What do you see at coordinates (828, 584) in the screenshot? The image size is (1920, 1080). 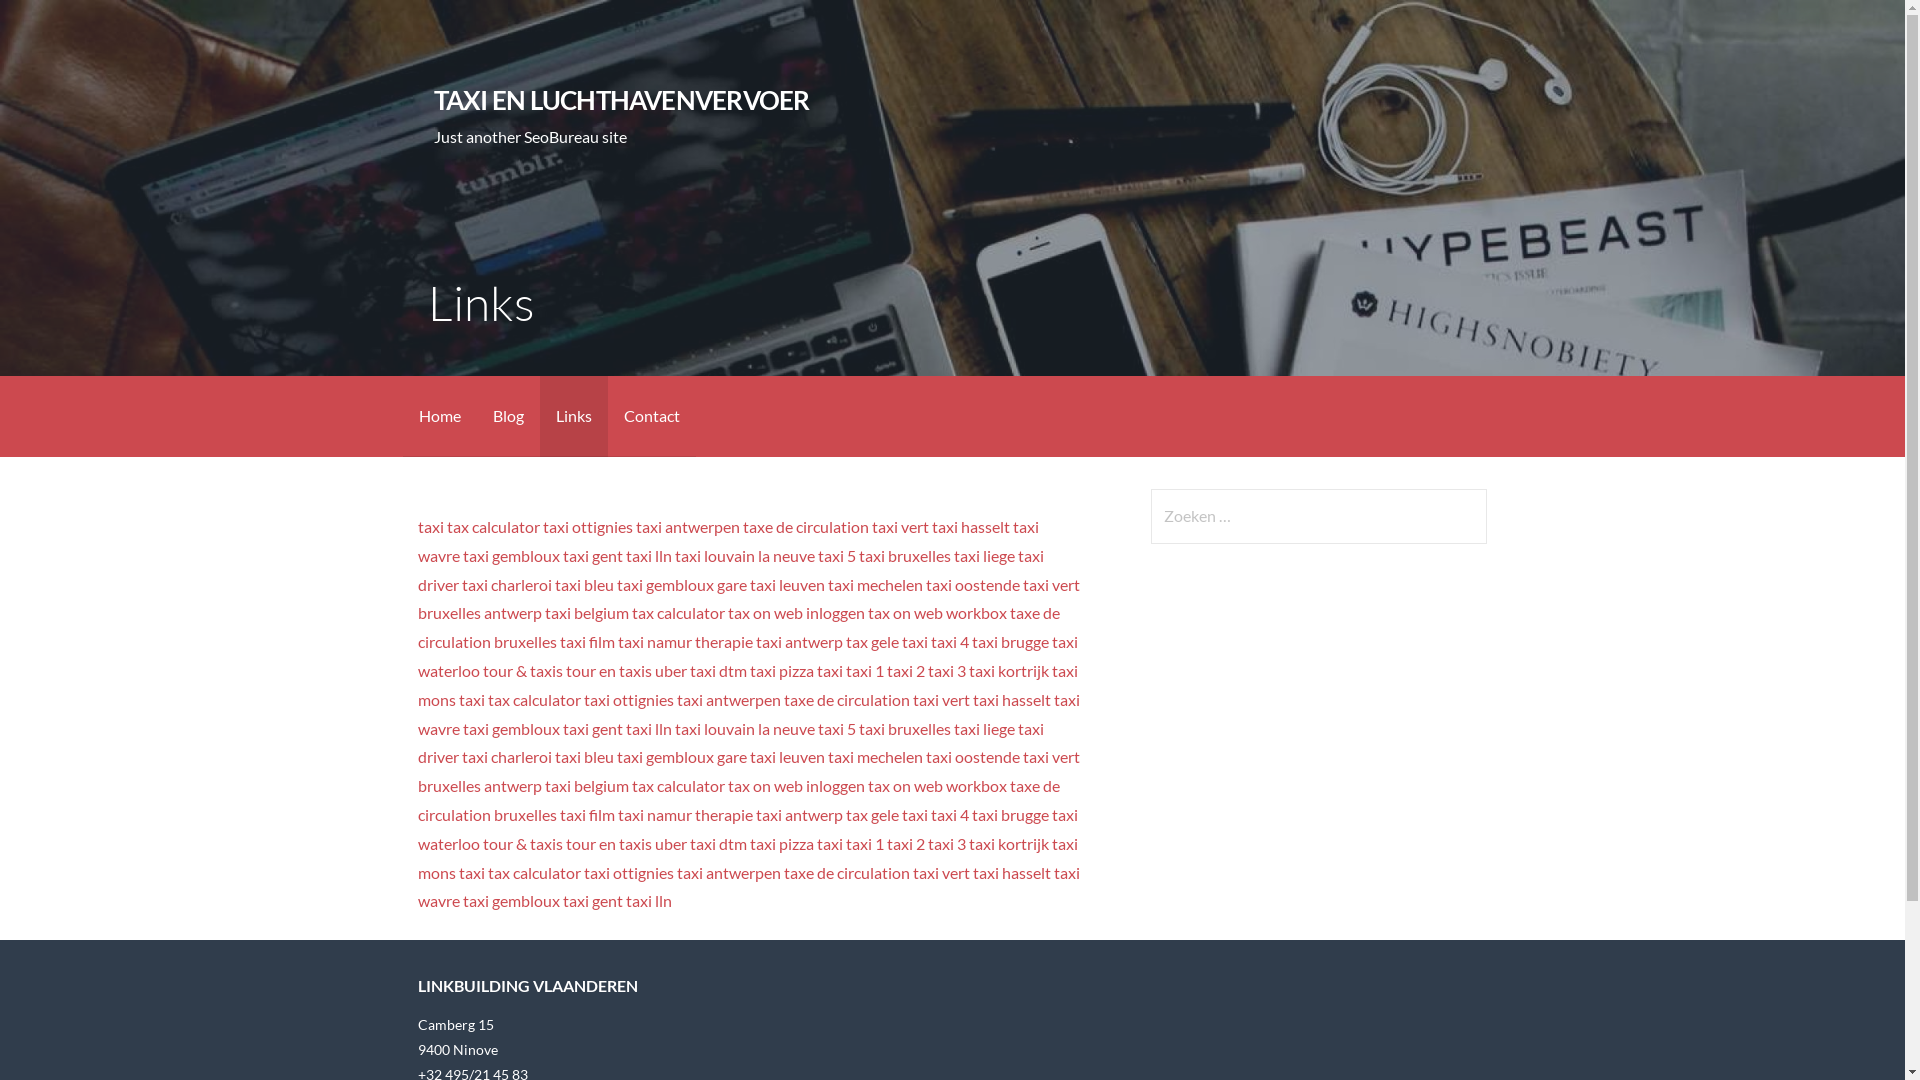 I see `'taxi mechelen'` at bounding box center [828, 584].